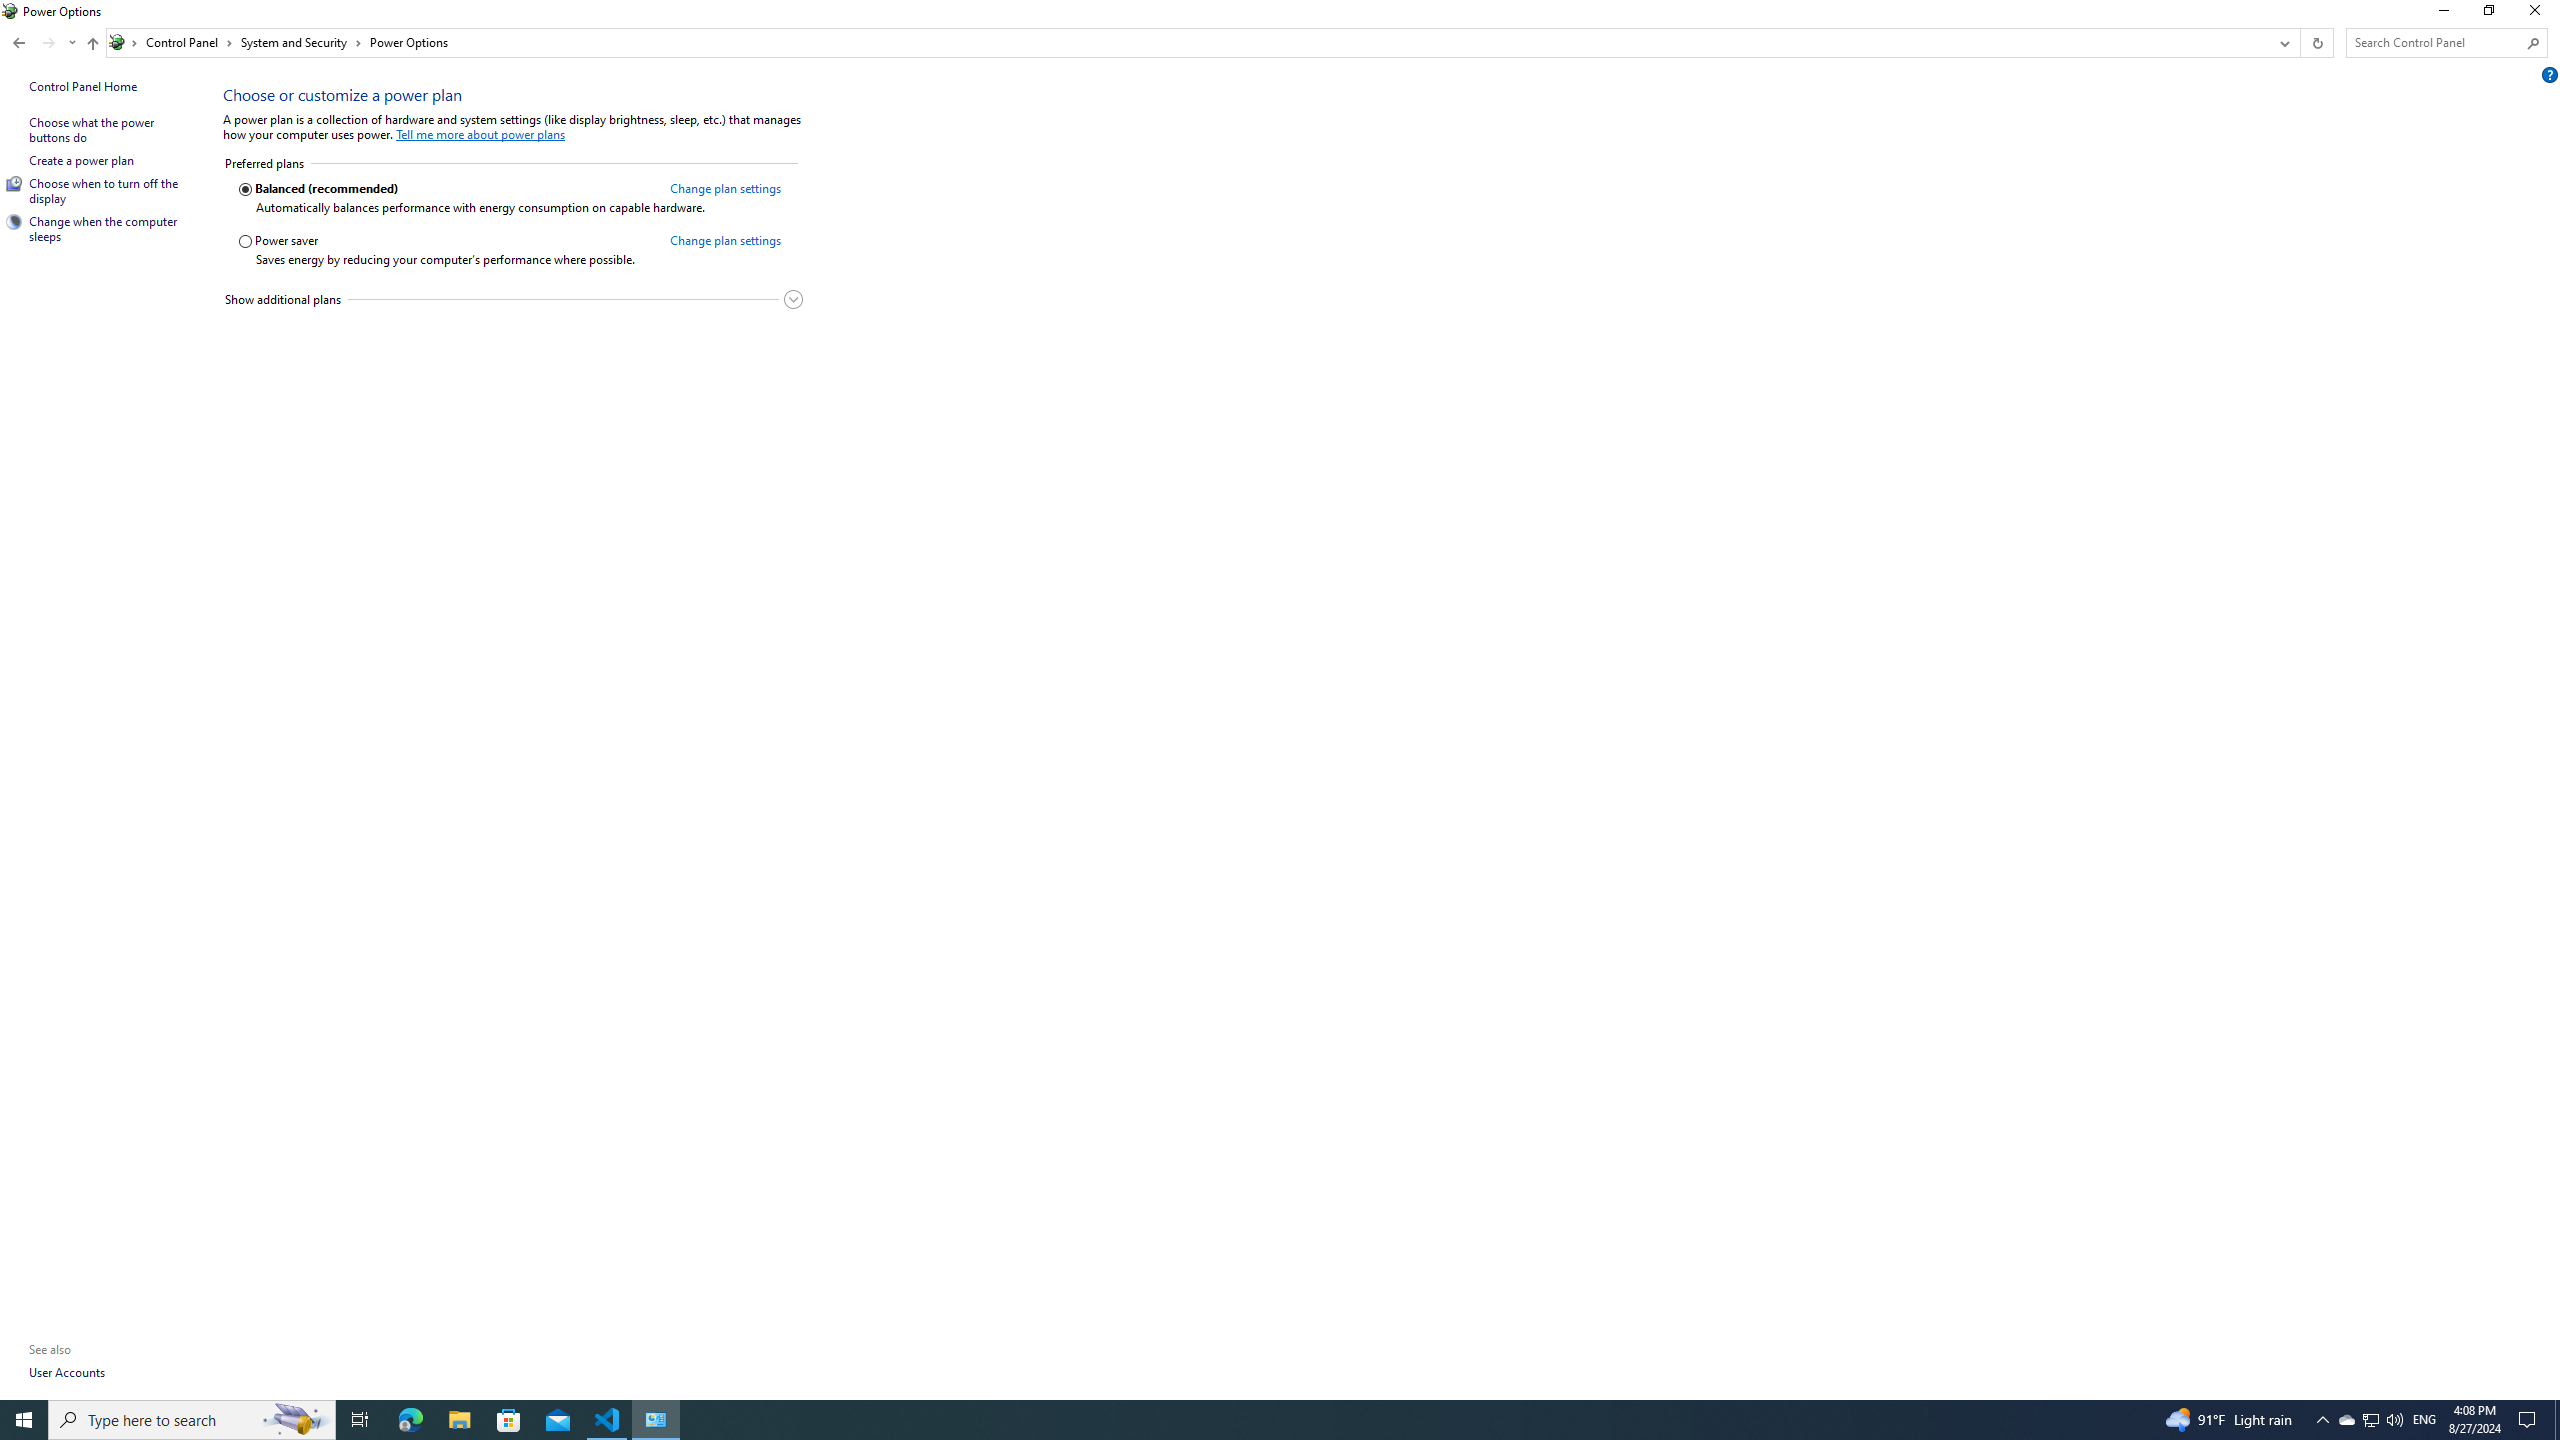 The image size is (2560, 1440). Describe the element at coordinates (103, 227) in the screenshot. I see `'Change when the computer sleeps'` at that location.